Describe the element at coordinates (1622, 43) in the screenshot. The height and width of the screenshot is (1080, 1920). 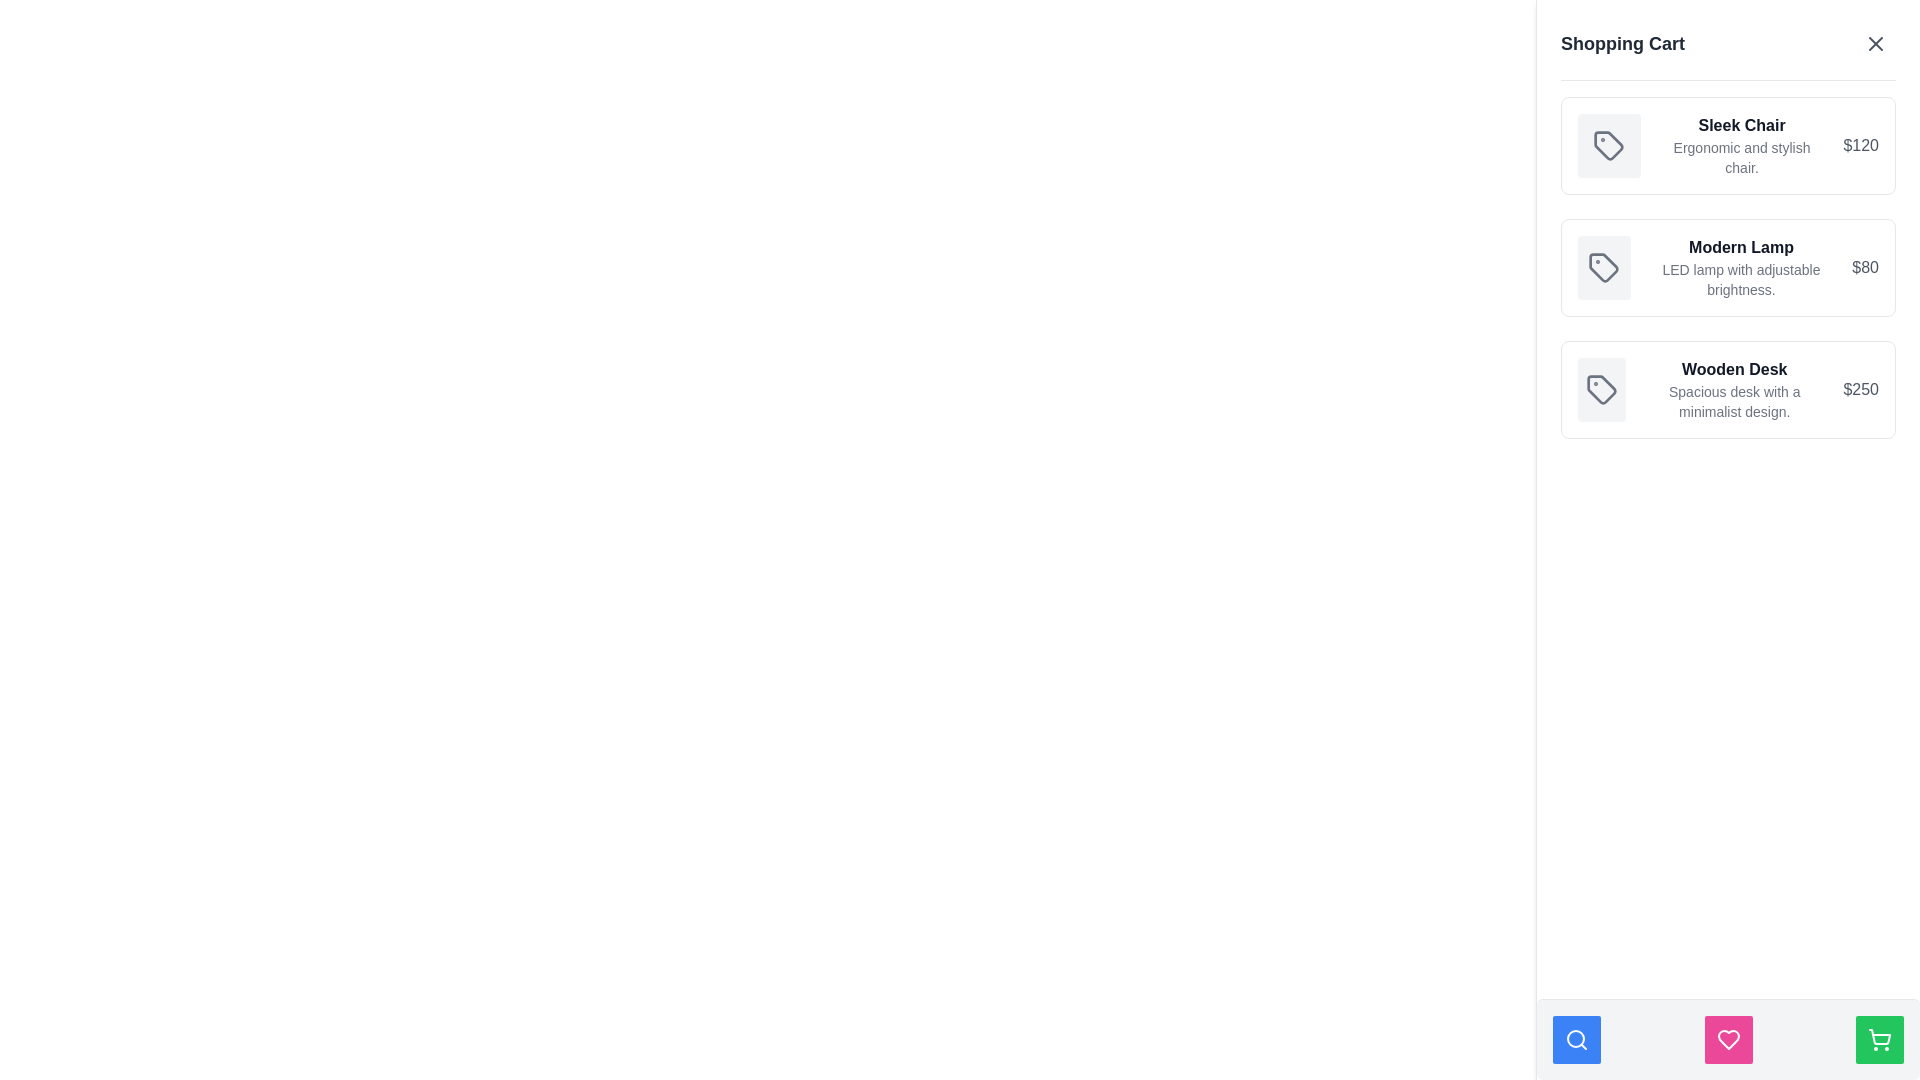
I see `the non-interactive heading Text label located at the top left of the right-side panel, which denotes the title or purpose of the current section` at that location.